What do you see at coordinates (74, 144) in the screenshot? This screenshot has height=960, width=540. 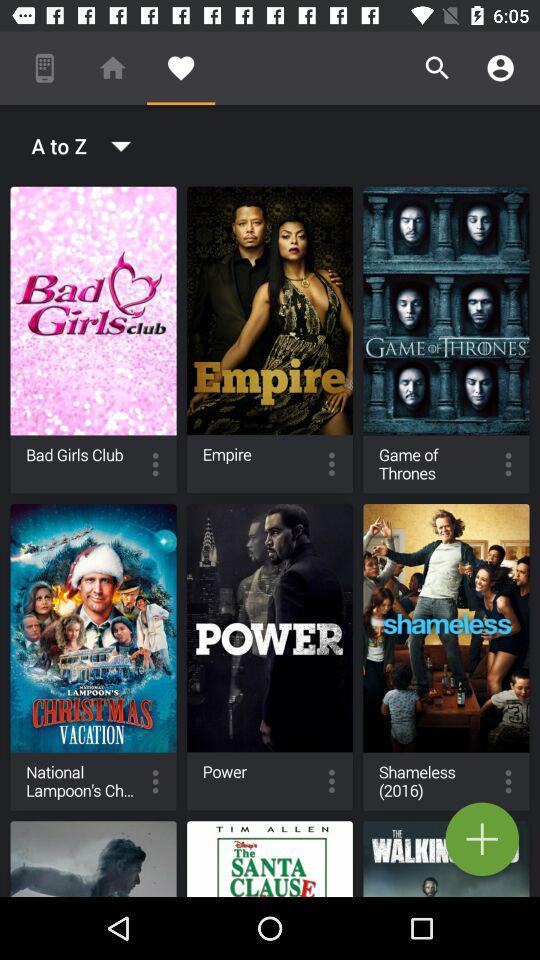 I see `the a to z icon` at bounding box center [74, 144].